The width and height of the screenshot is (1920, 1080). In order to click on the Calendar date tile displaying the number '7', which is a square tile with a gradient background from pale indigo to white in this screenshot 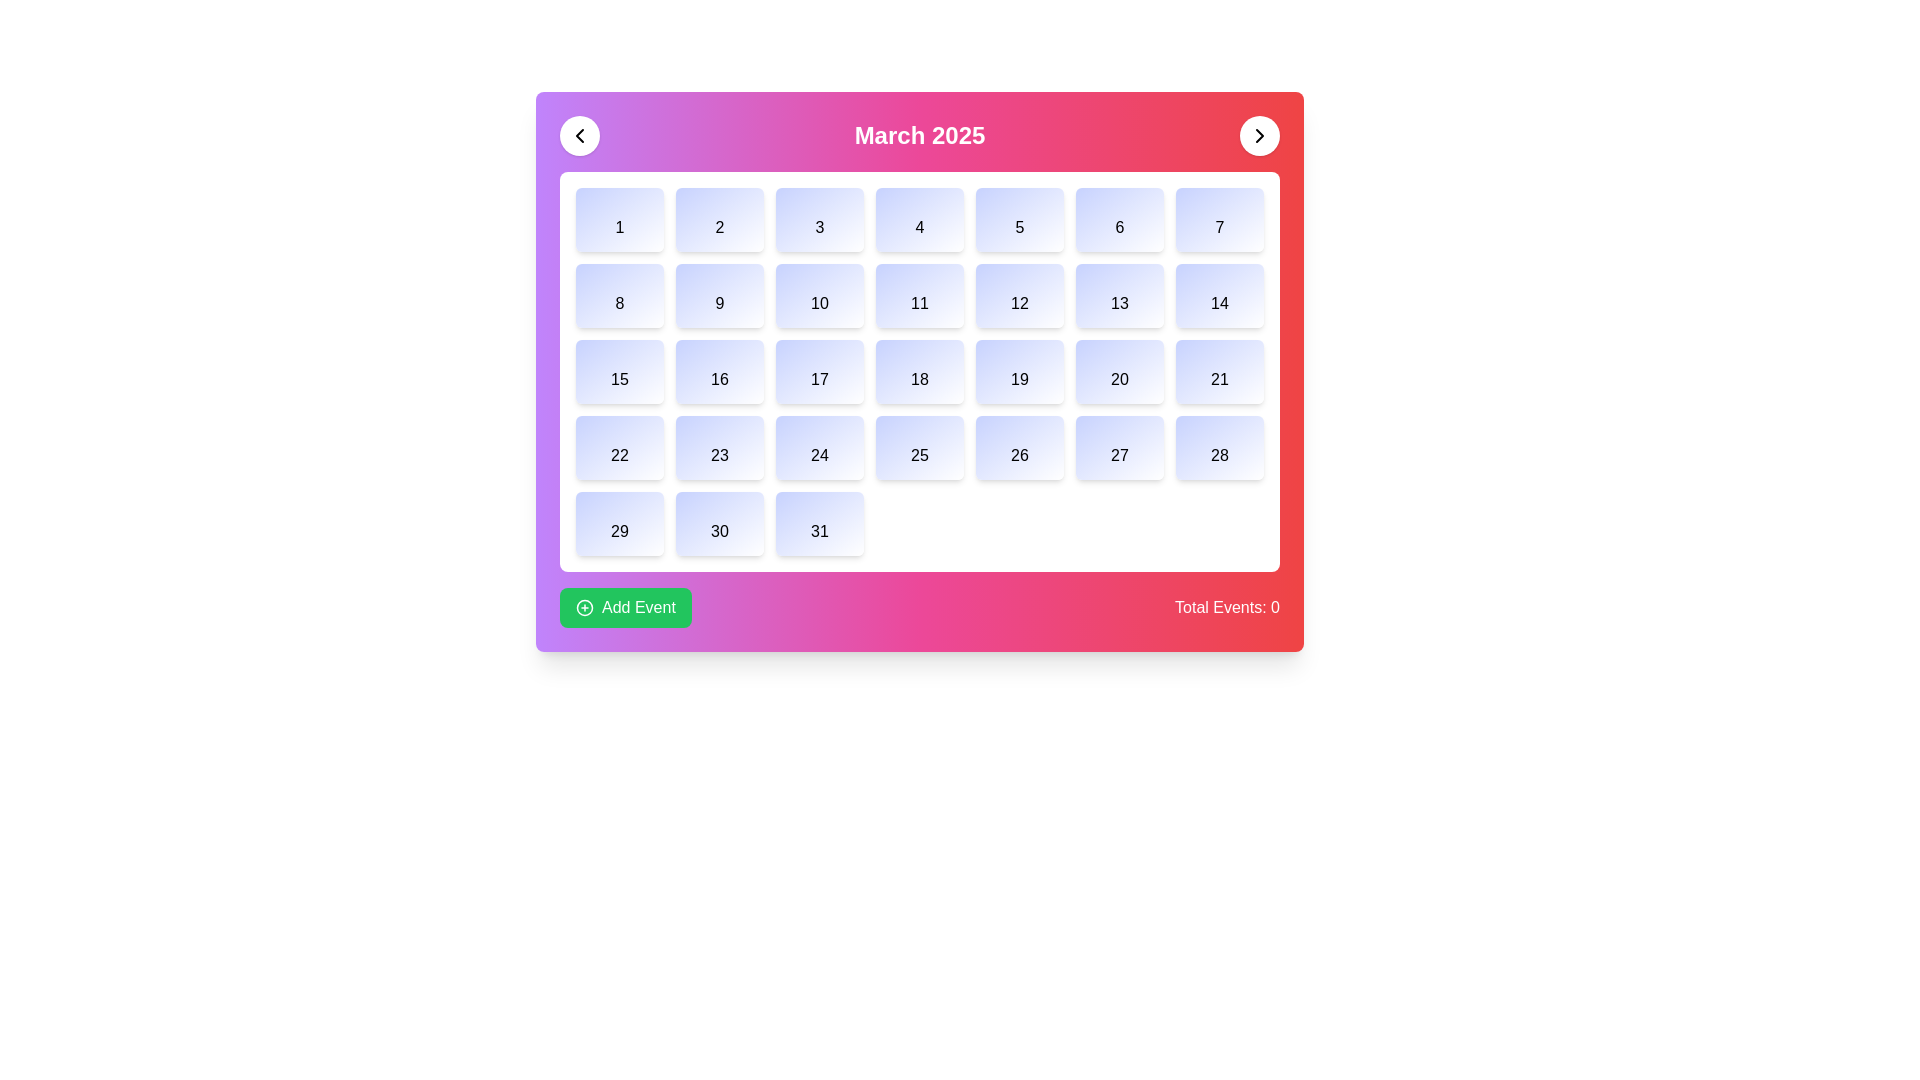, I will do `click(1218, 219)`.